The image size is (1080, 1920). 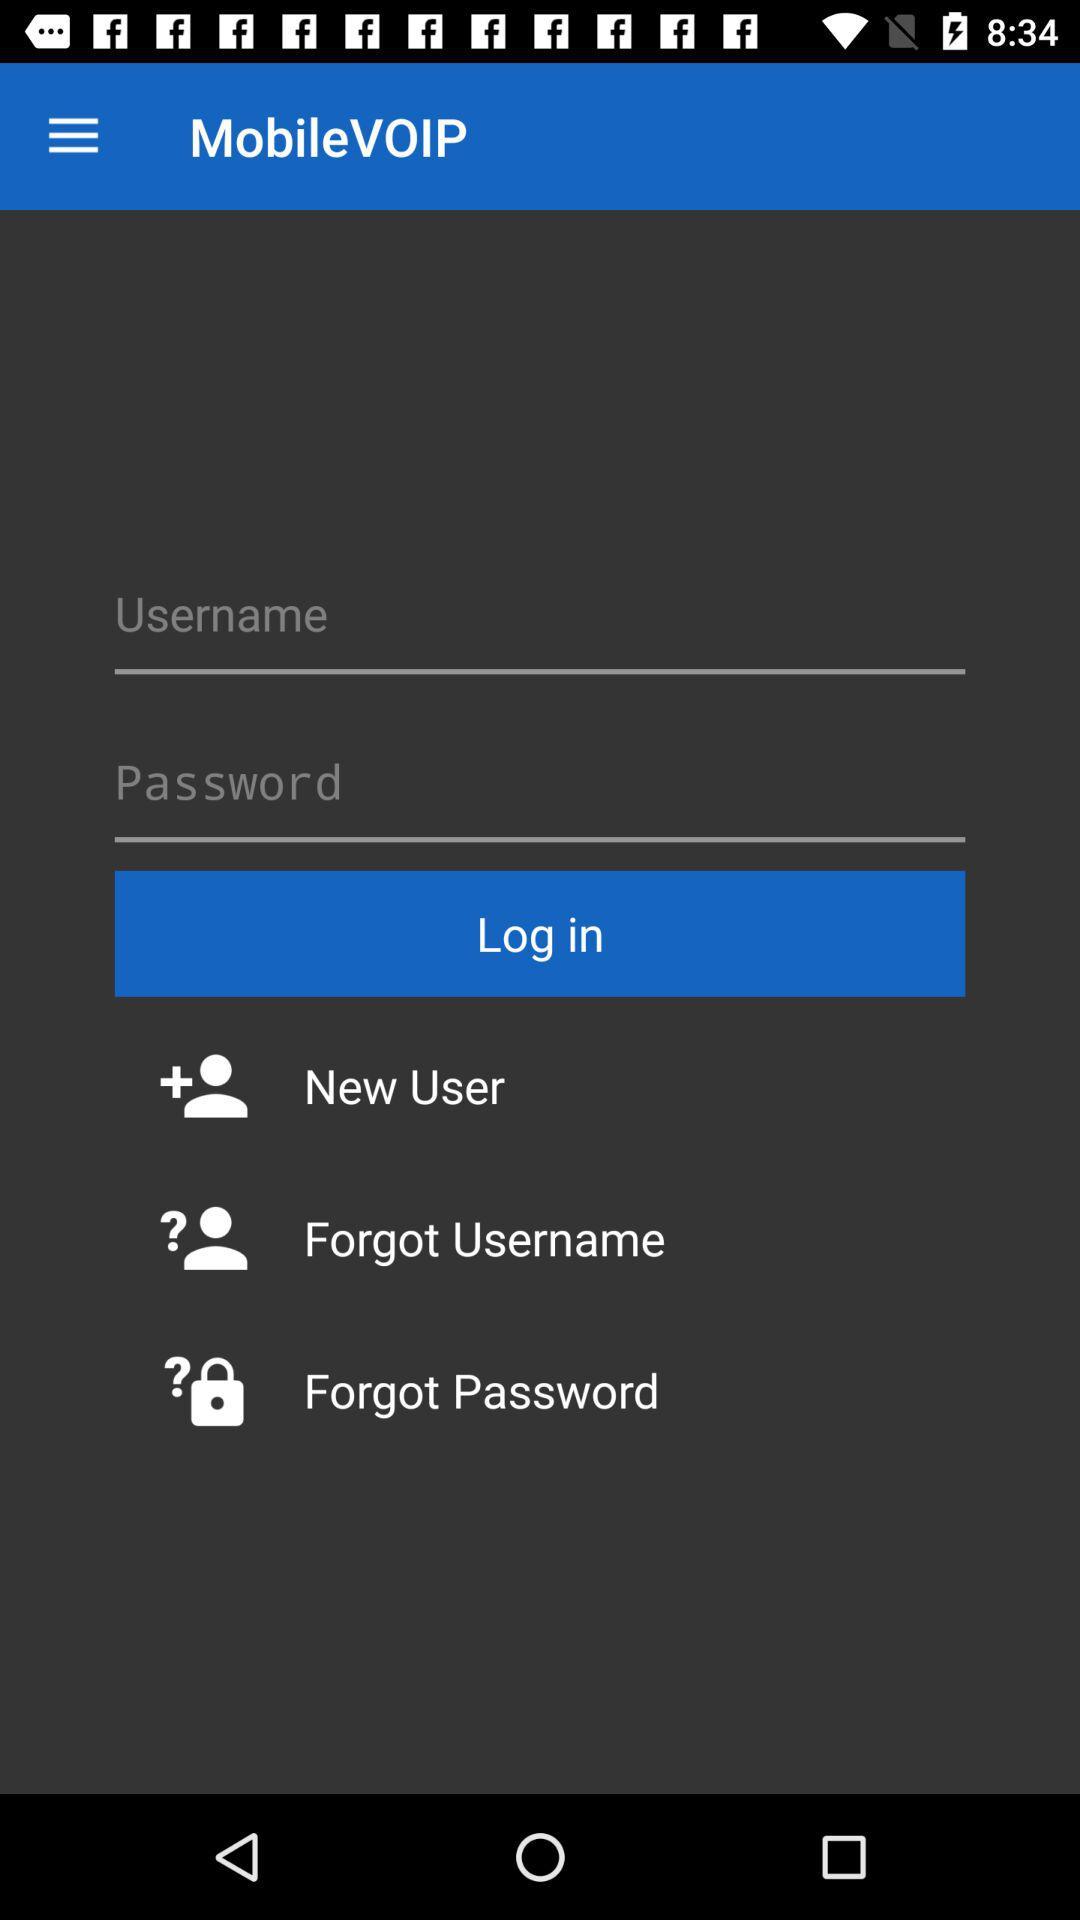 What do you see at coordinates (540, 932) in the screenshot?
I see `log in icon` at bounding box center [540, 932].